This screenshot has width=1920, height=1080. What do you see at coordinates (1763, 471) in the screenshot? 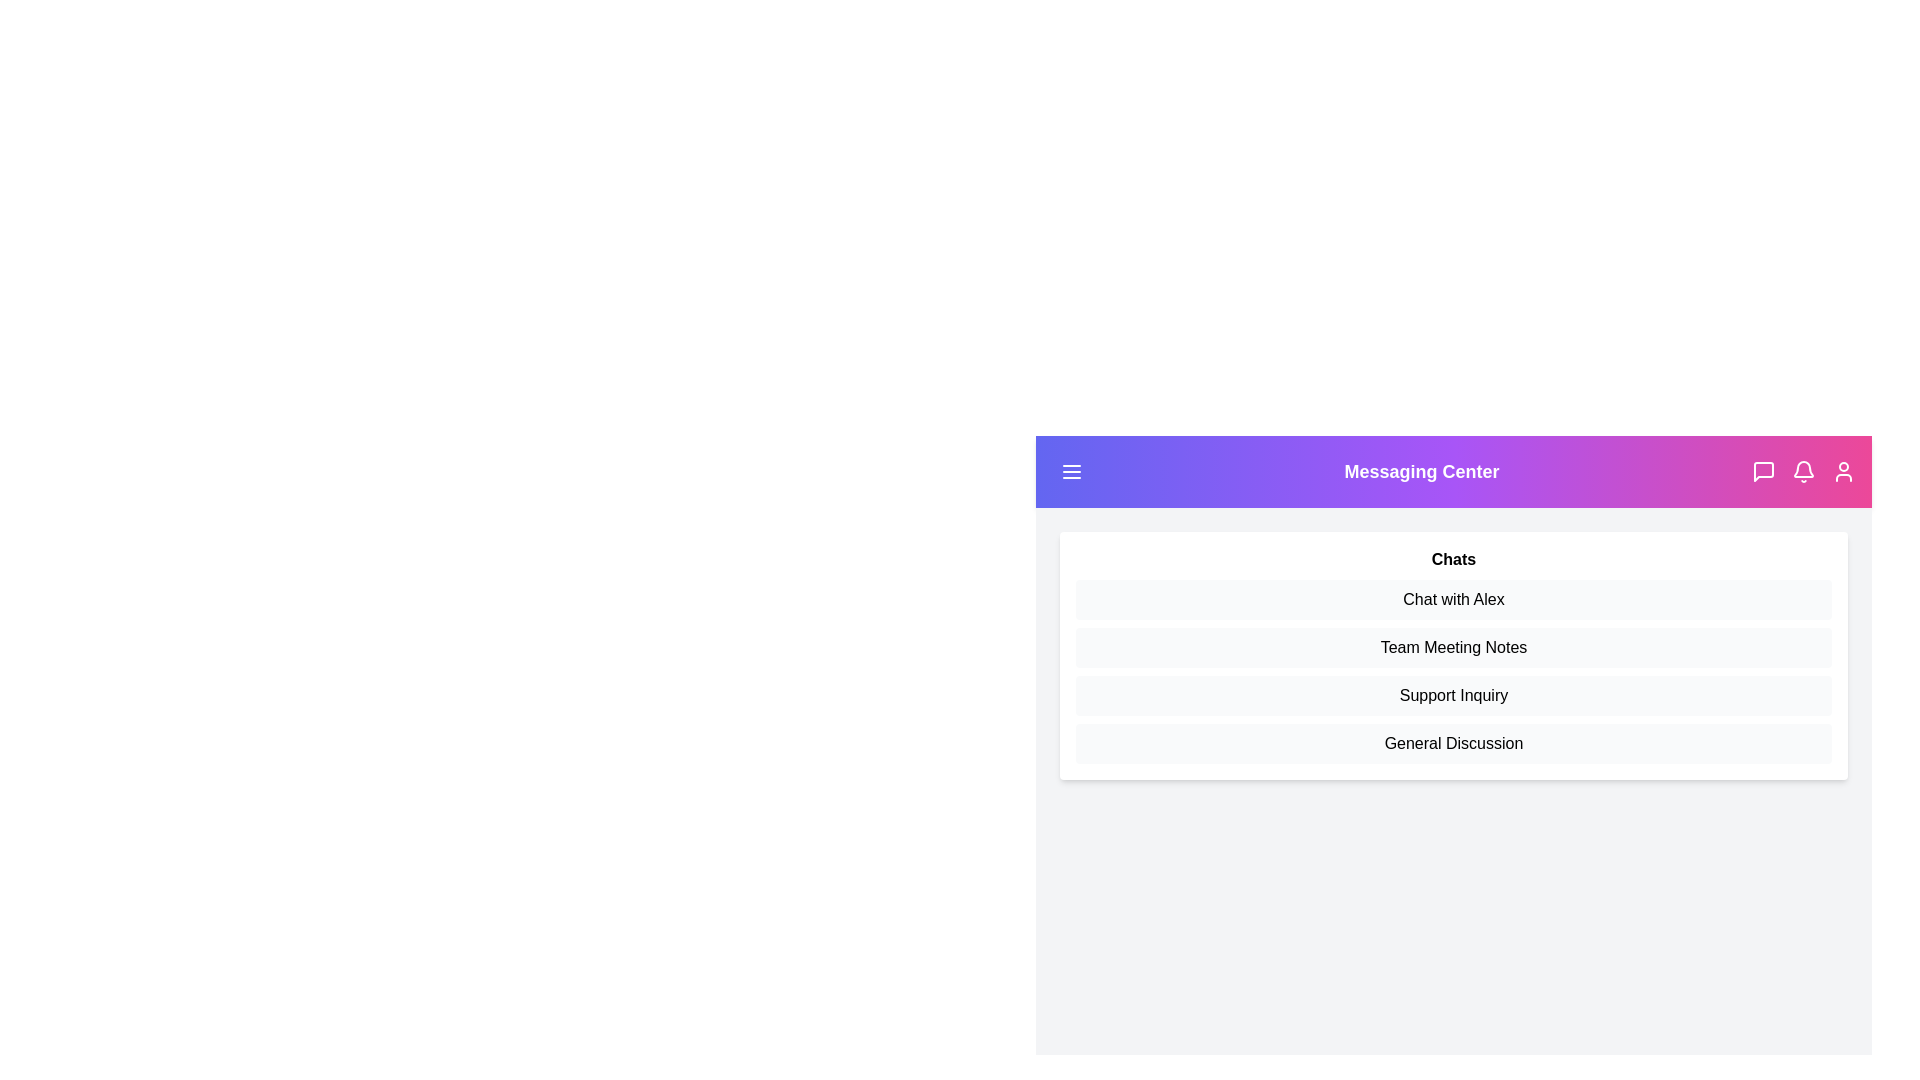
I see `the messaging icon in the top-right corner to open the messaging interface` at bounding box center [1763, 471].